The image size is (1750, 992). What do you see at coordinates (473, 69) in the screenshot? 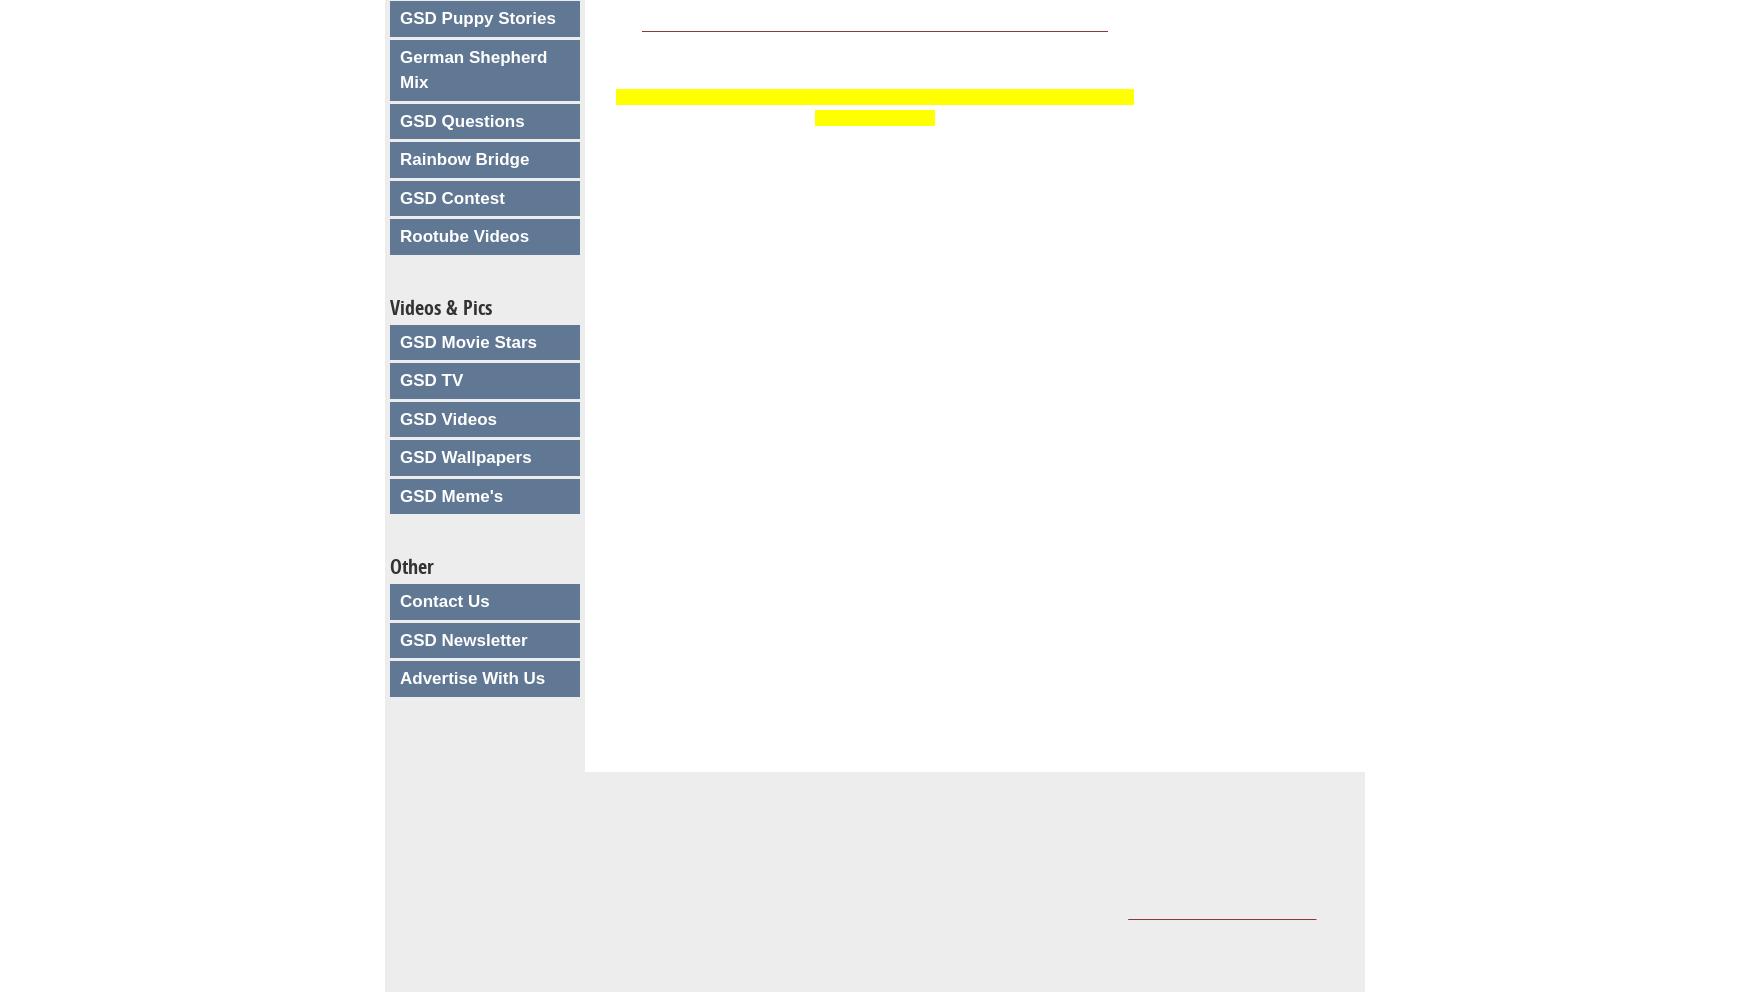
I see `'German Shepherd Mix'` at bounding box center [473, 69].